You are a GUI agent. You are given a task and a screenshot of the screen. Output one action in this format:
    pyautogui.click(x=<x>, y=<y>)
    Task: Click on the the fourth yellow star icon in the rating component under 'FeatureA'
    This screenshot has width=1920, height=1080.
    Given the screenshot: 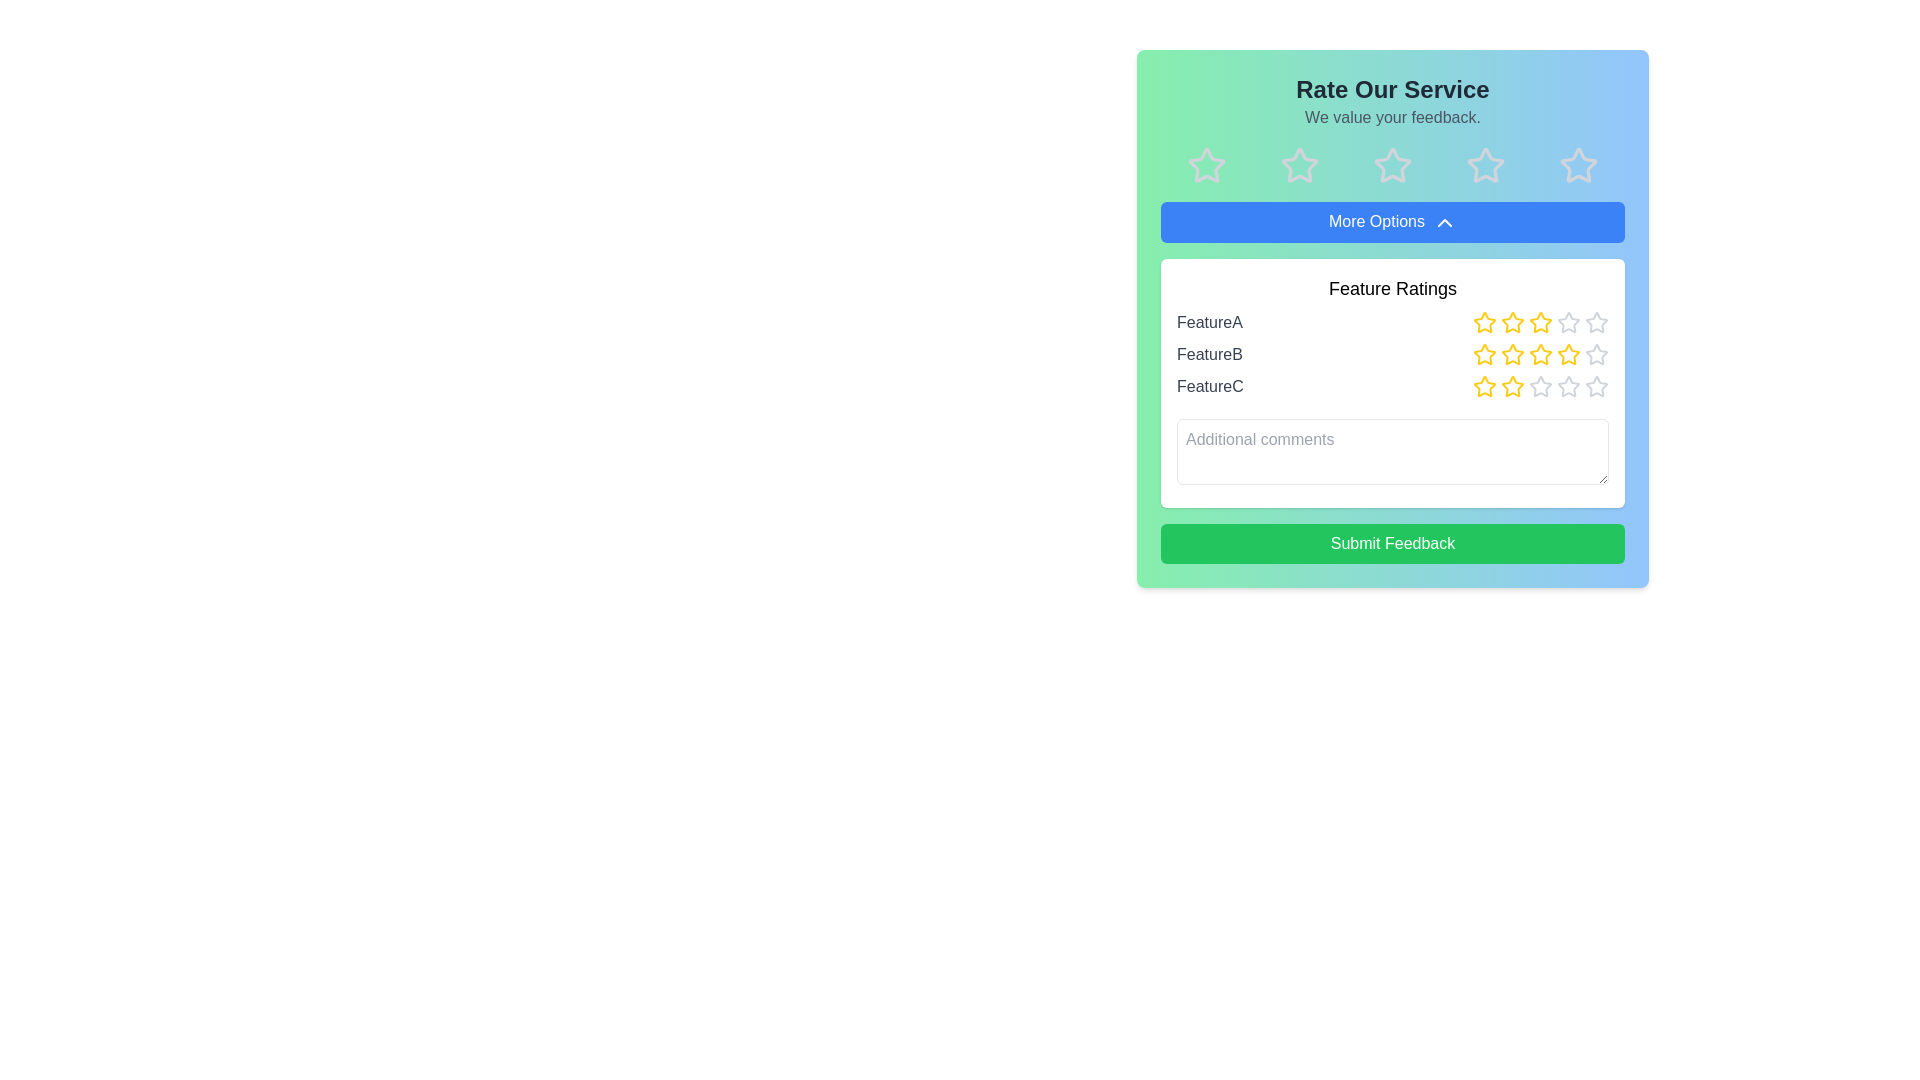 What is the action you would take?
    pyautogui.click(x=1539, y=321)
    